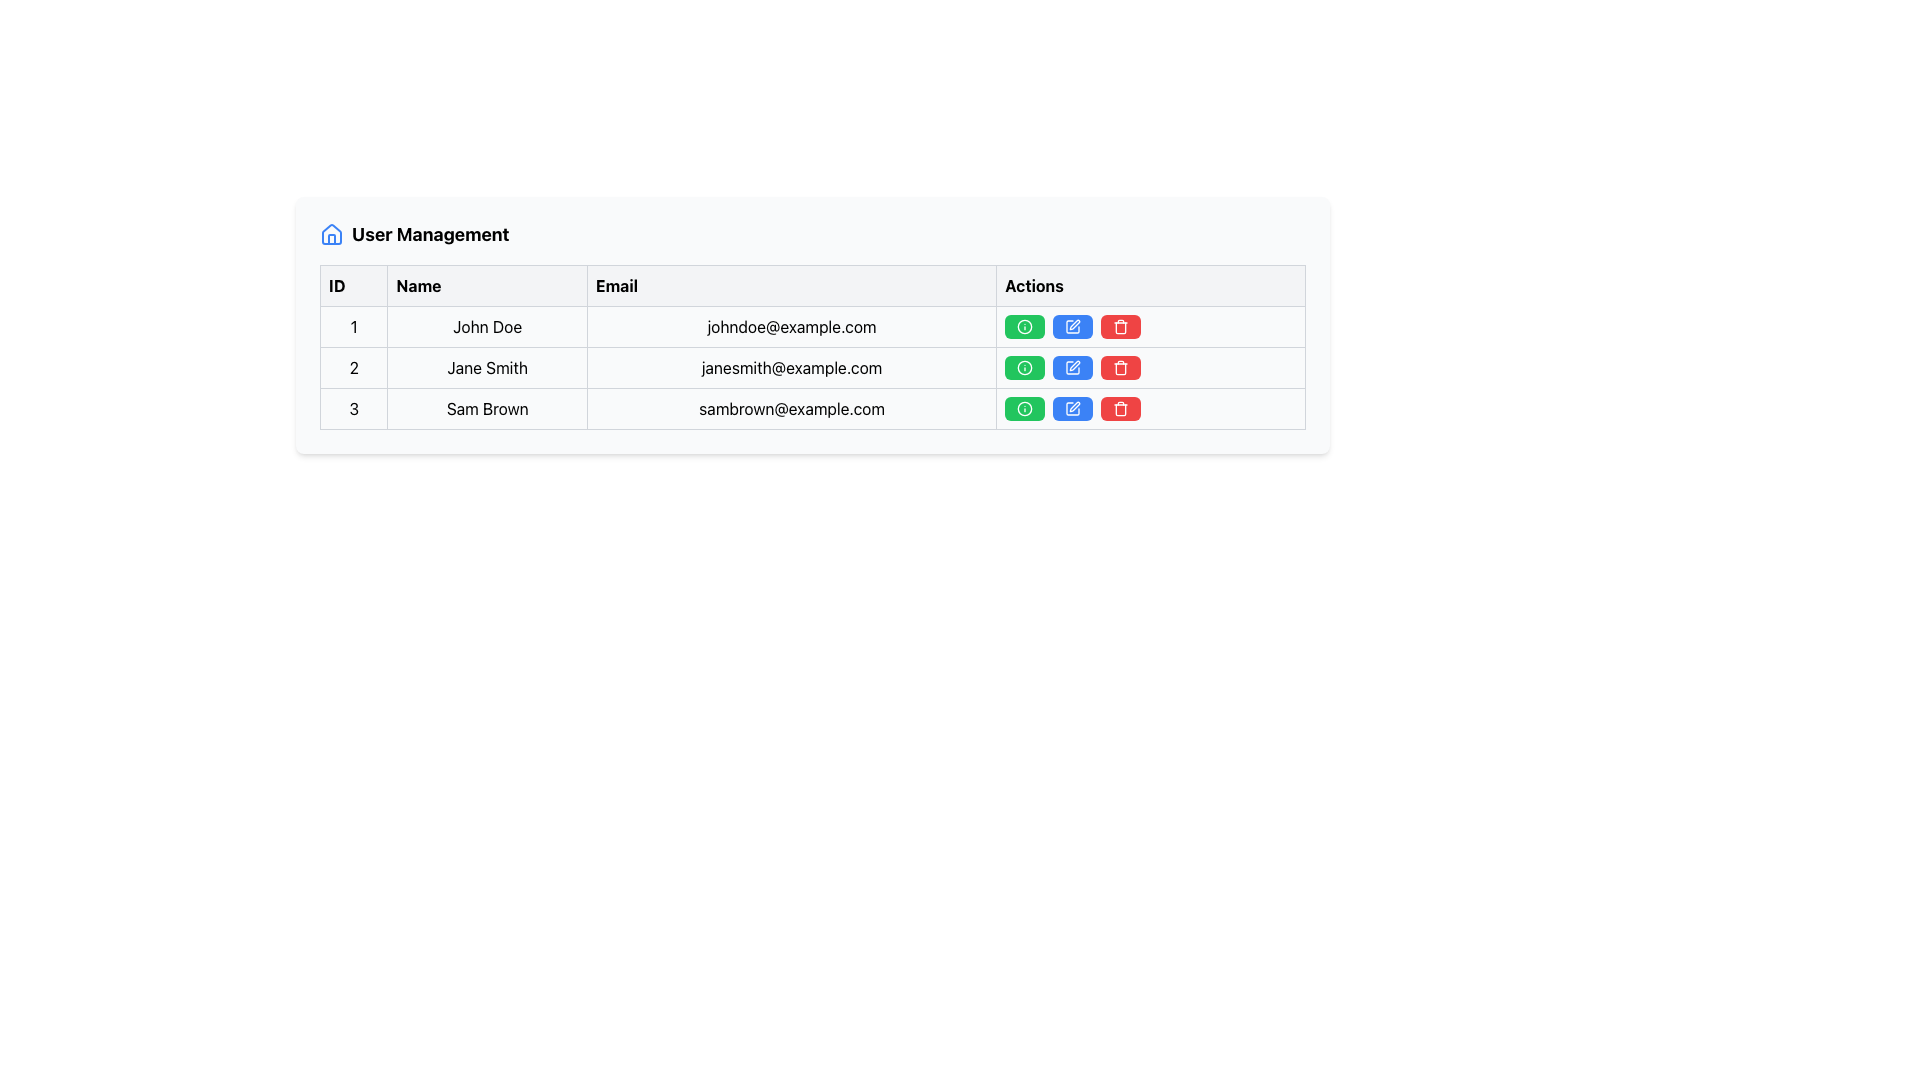 The width and height of the screenshot is (1920, 1080). Describe the element at coordinates (1025, 407) in the screenshot. I see `the 'view' button in the 'Actions' column for the user 'Sam Brown'` at that location.